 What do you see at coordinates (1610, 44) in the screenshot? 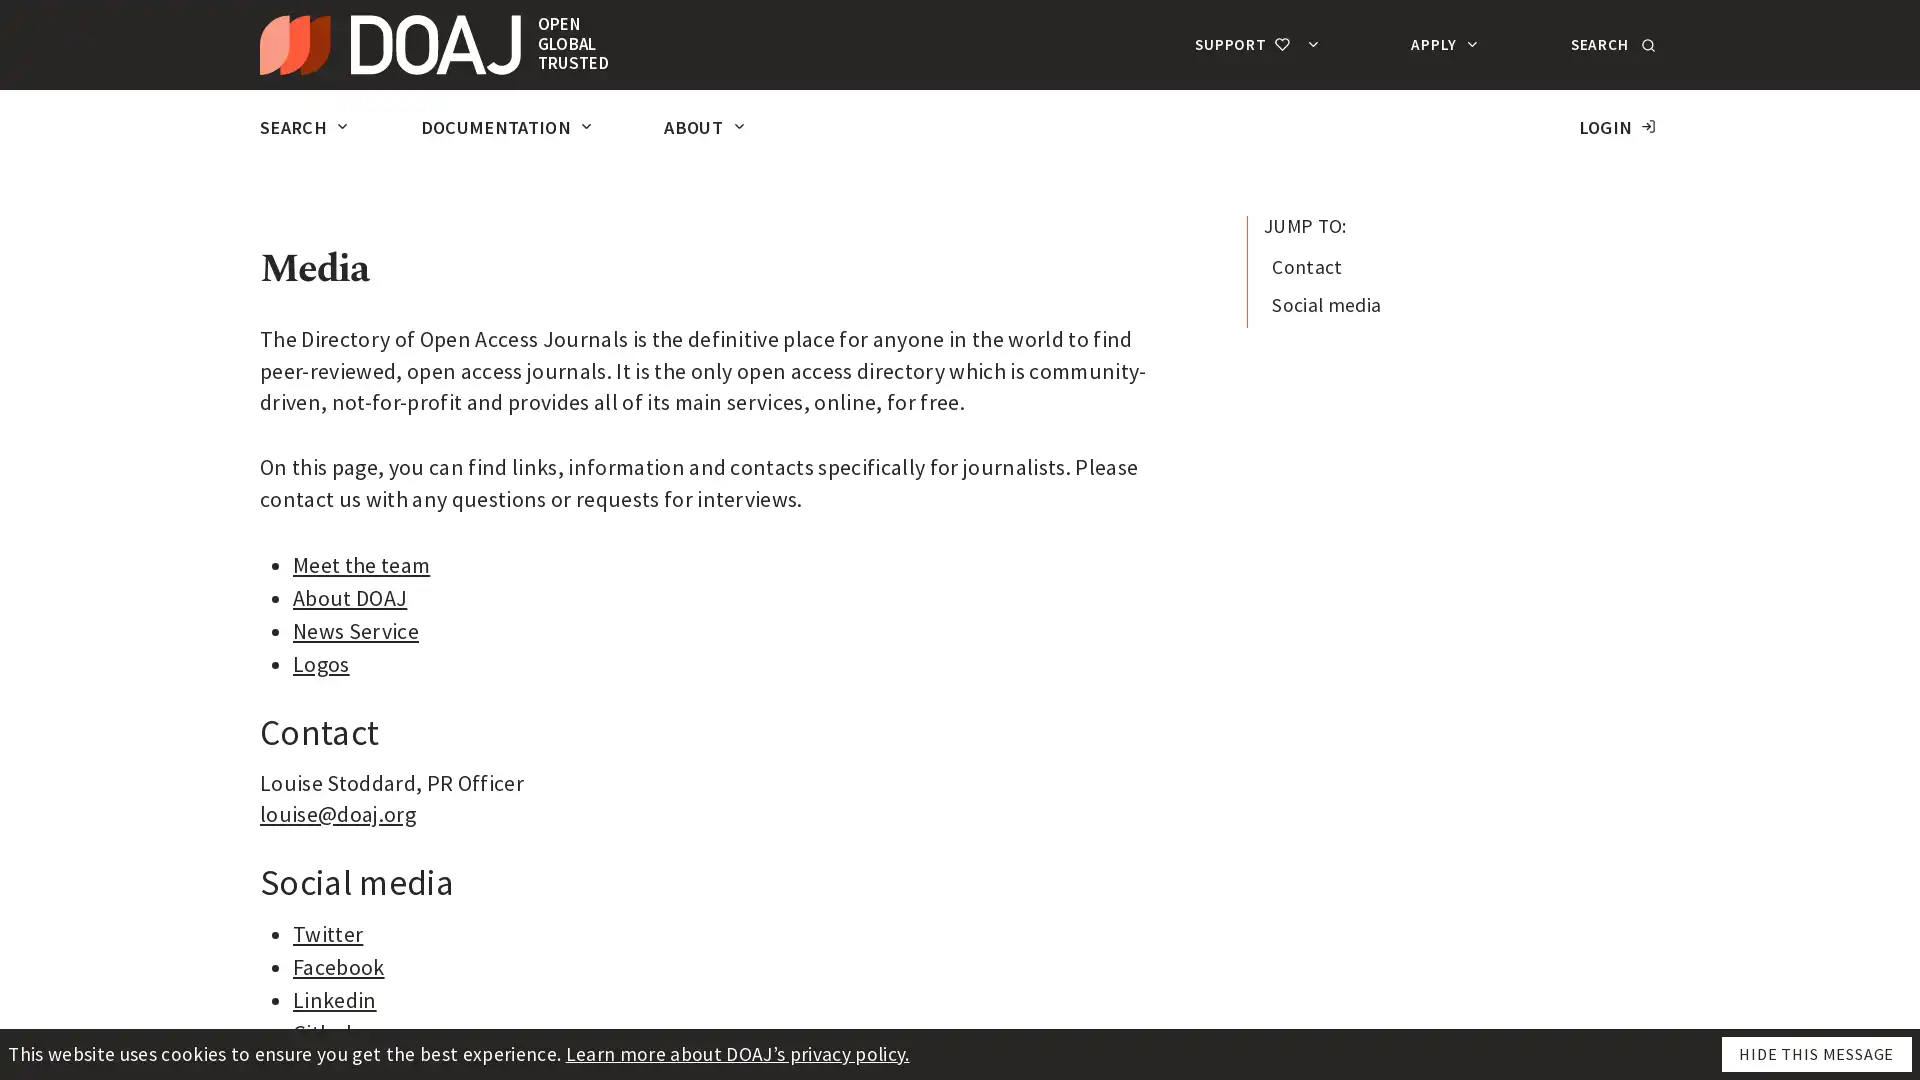
I see `SEARCH` at bounding box center [1610, 44].